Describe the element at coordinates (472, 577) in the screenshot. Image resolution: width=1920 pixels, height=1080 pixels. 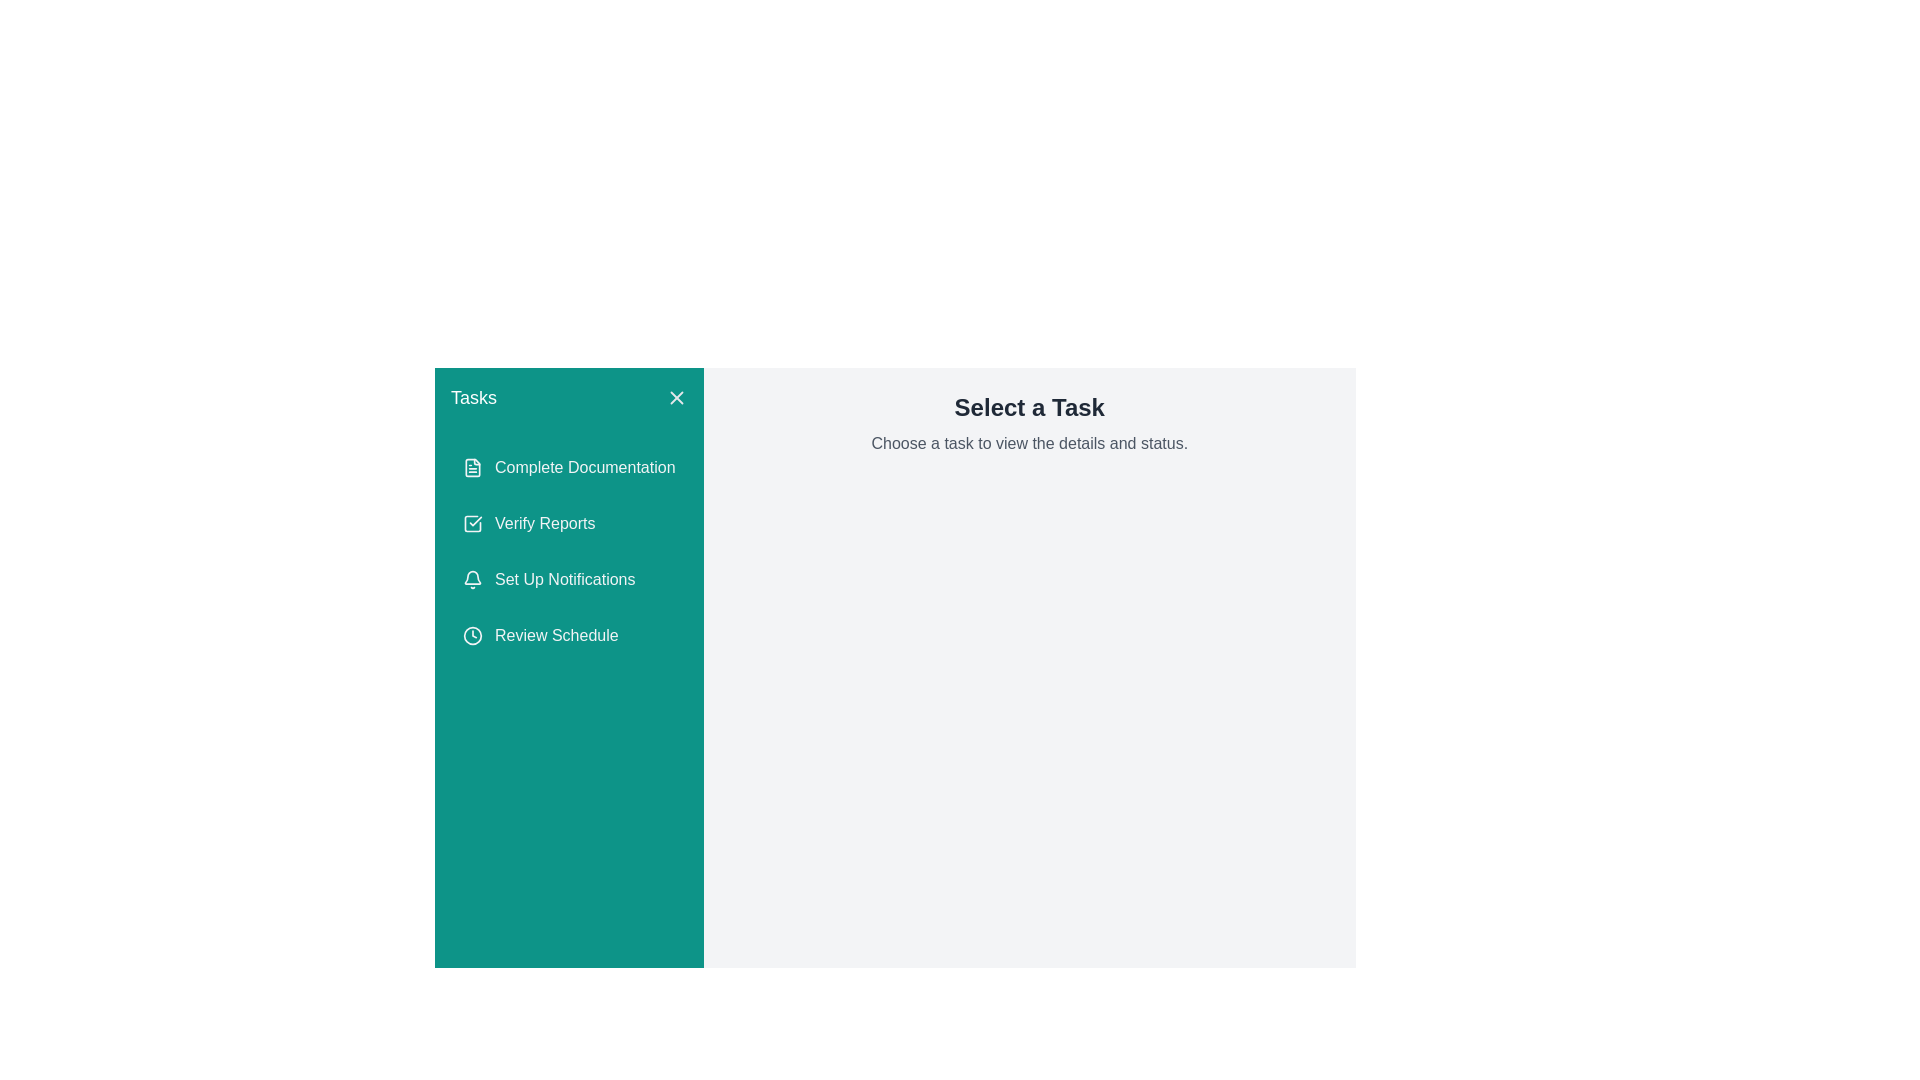
I see `the bell icon representing notifications within the 'Set Up Notifications' menu item, located in the third item of the vertical list in the sidebar menu labeled 'Tasks'` at that location.